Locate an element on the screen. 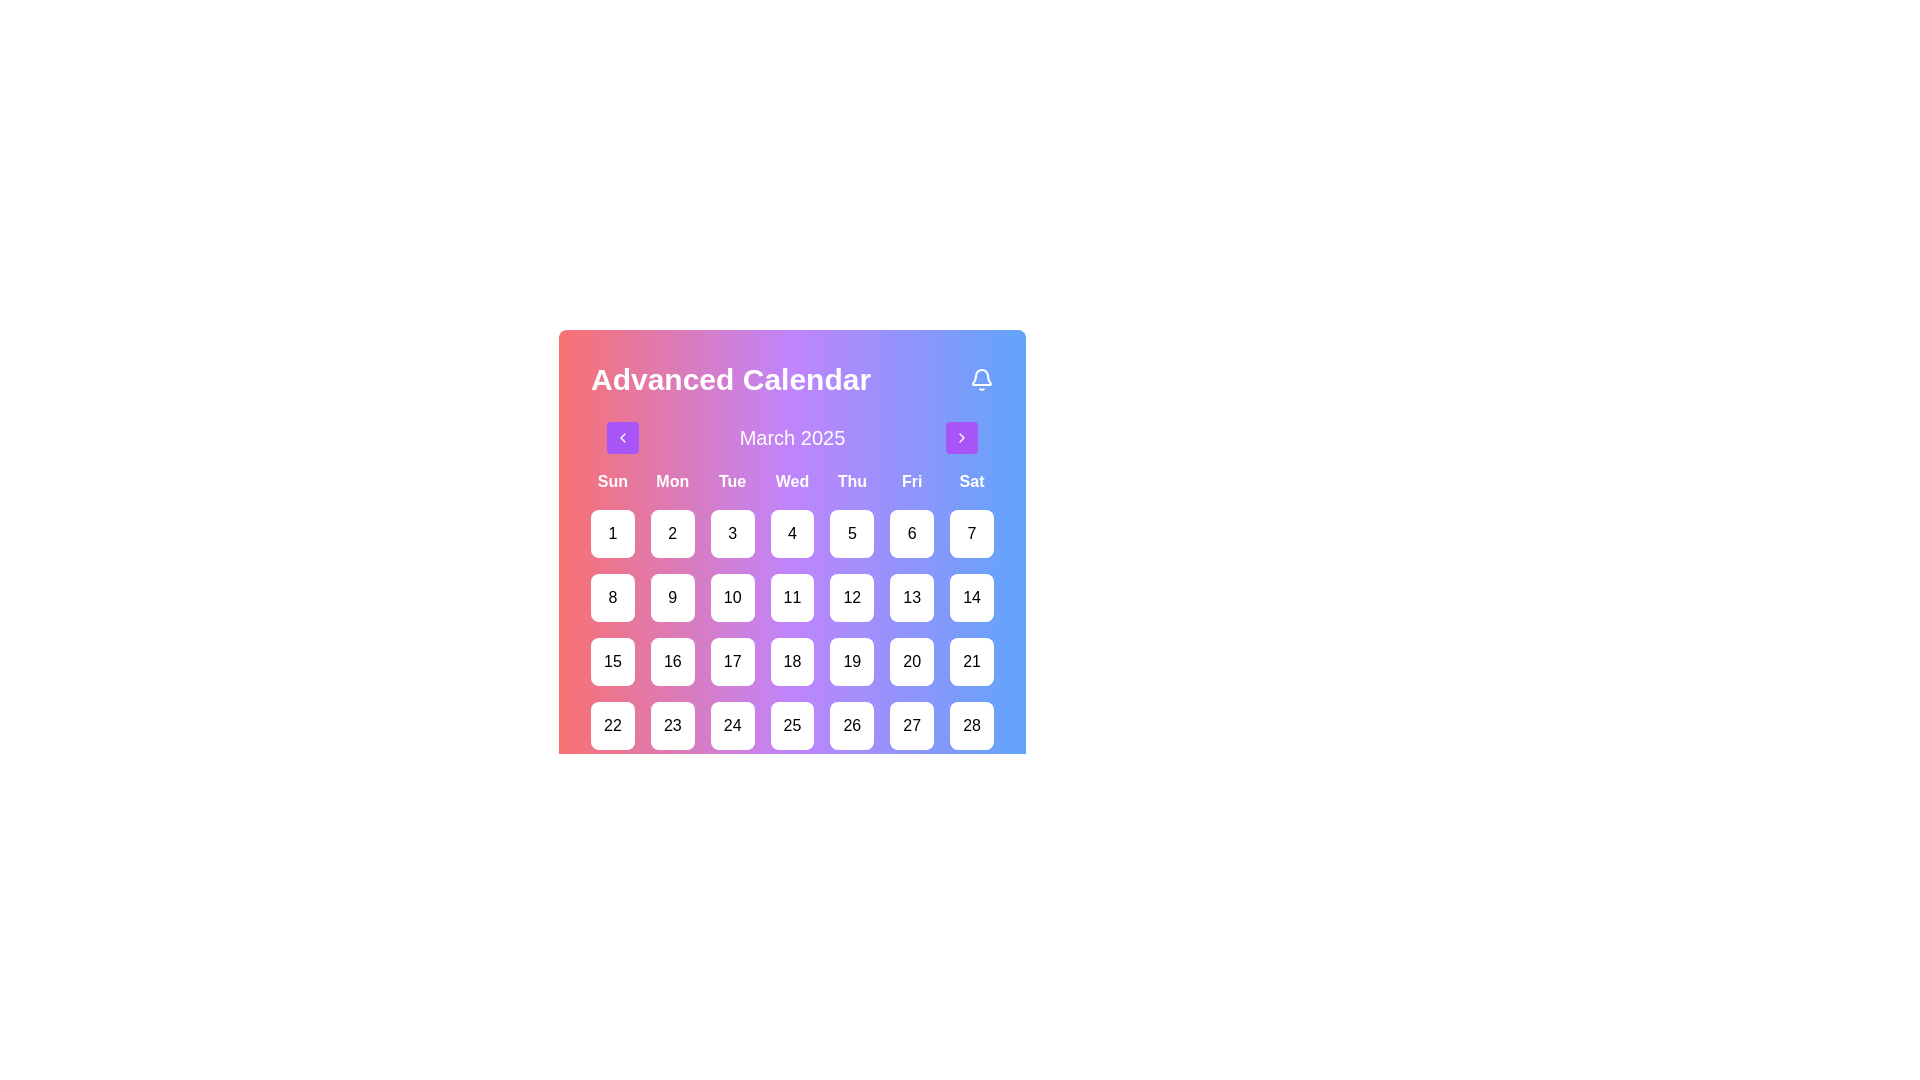 The height and width of the screenshot is (1080, 1920). the Calendar date button displaying the number '2', which is located in the second column and first row of the calendar grid, below 'Mon' and next to '1' is located at coordinates (672, 532).